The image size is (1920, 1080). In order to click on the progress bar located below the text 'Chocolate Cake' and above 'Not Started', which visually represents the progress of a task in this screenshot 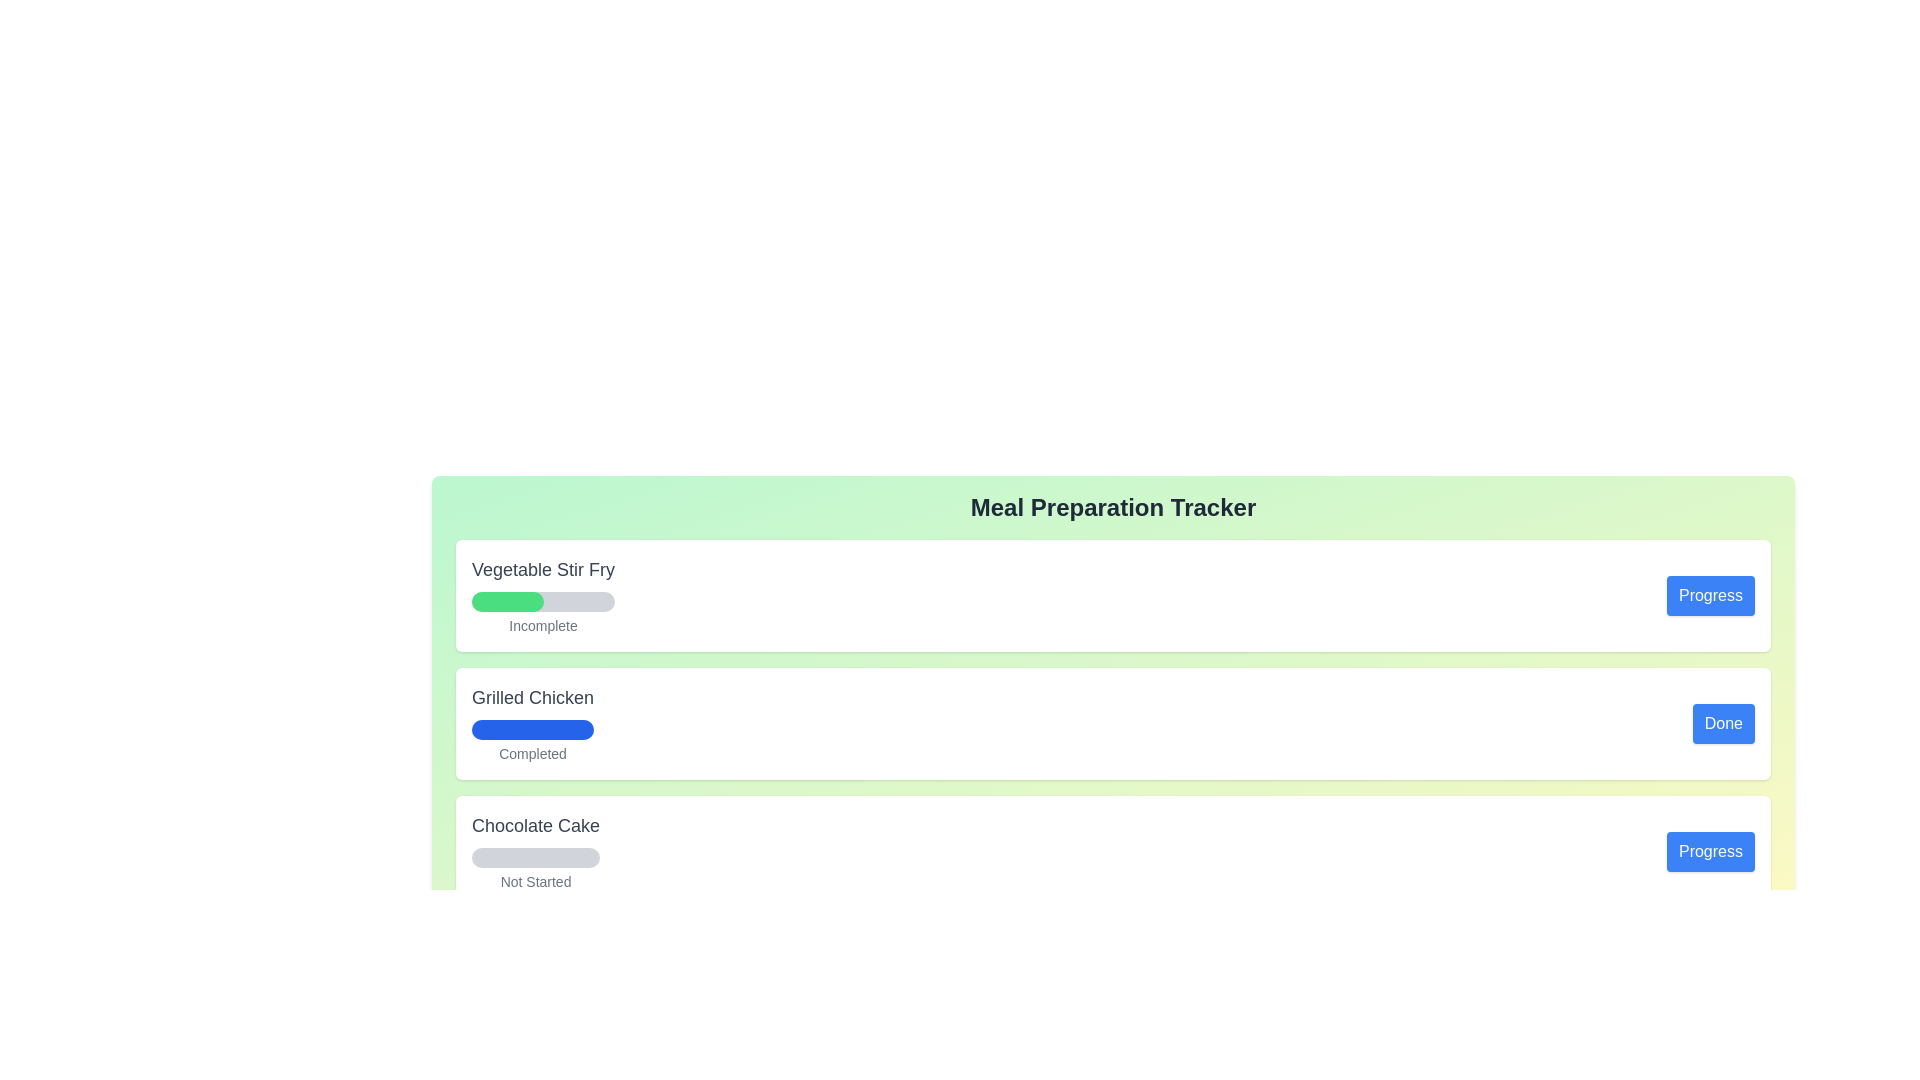, I will do `click(536, 856)`.